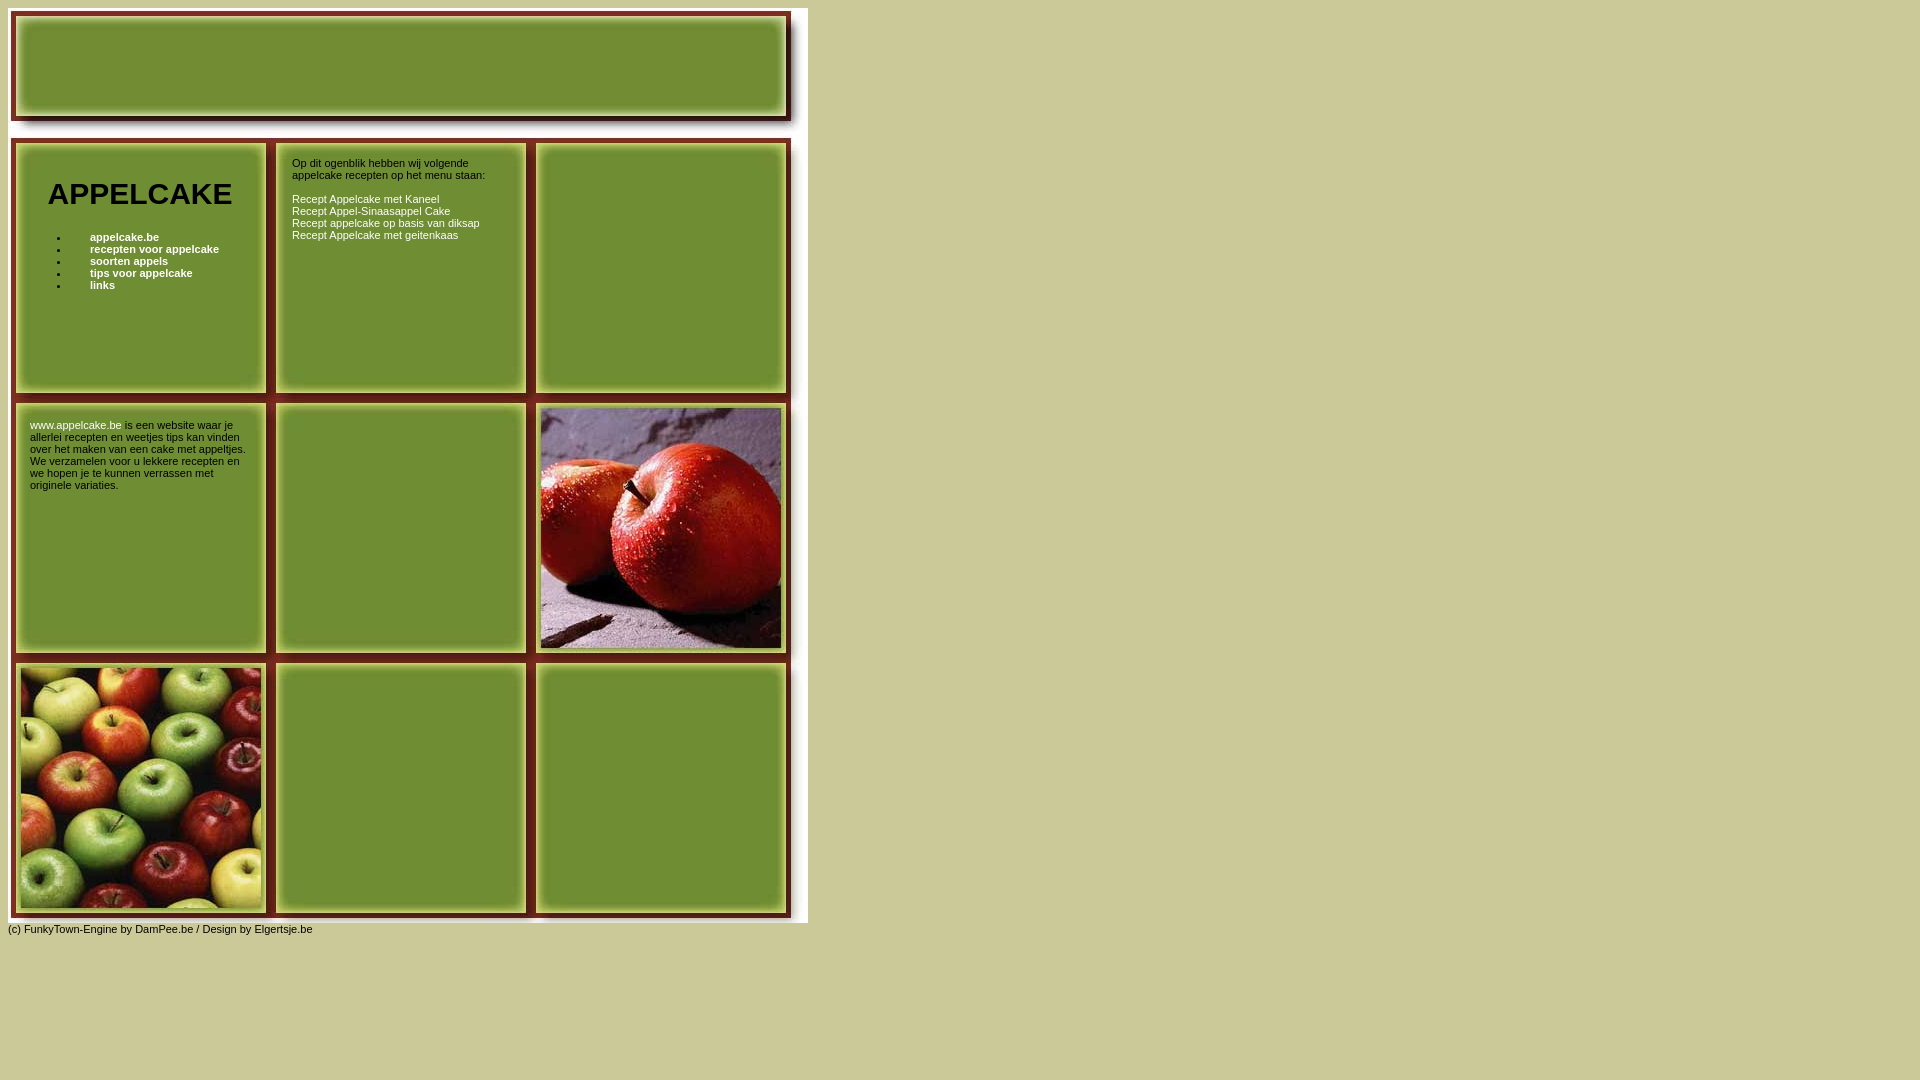  I want to click on 'Elgertsje.be', so click(253, 929).